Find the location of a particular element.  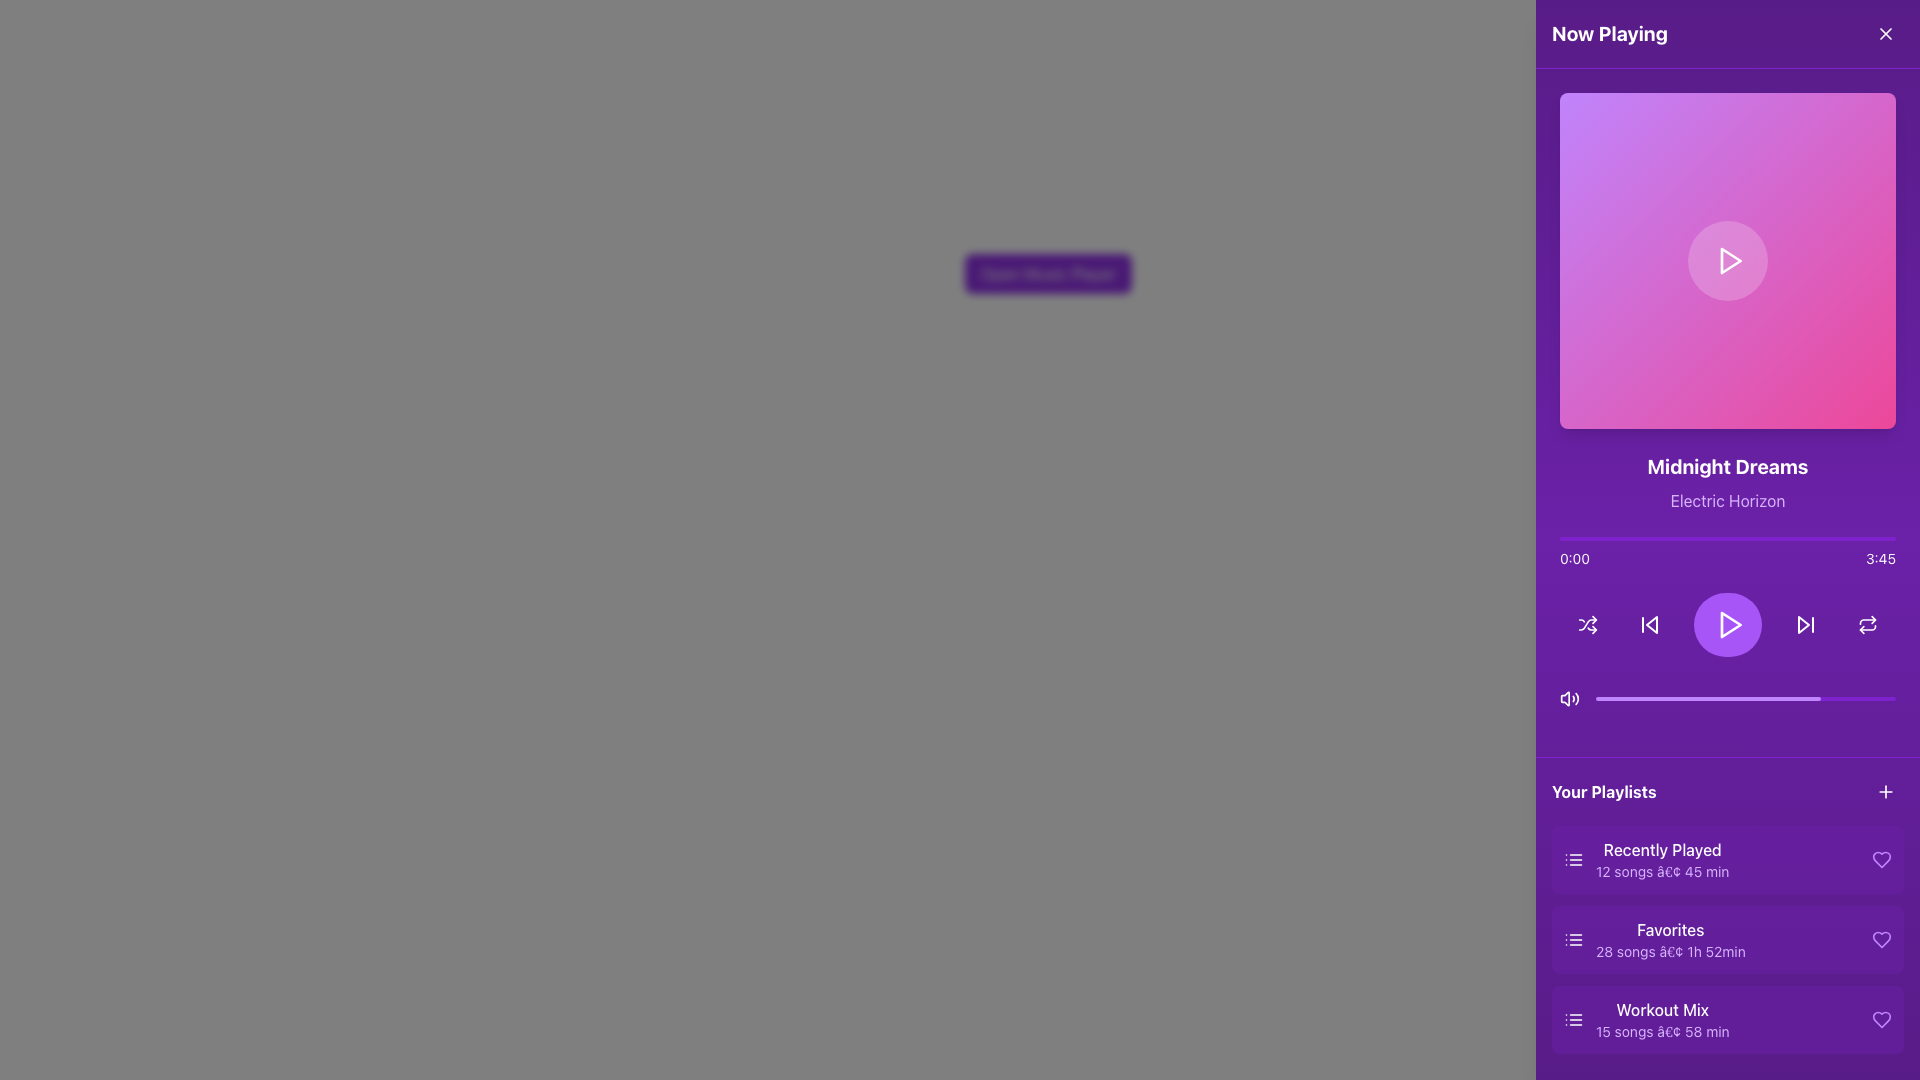

the playback progress is located at coordinates (1722, 697).